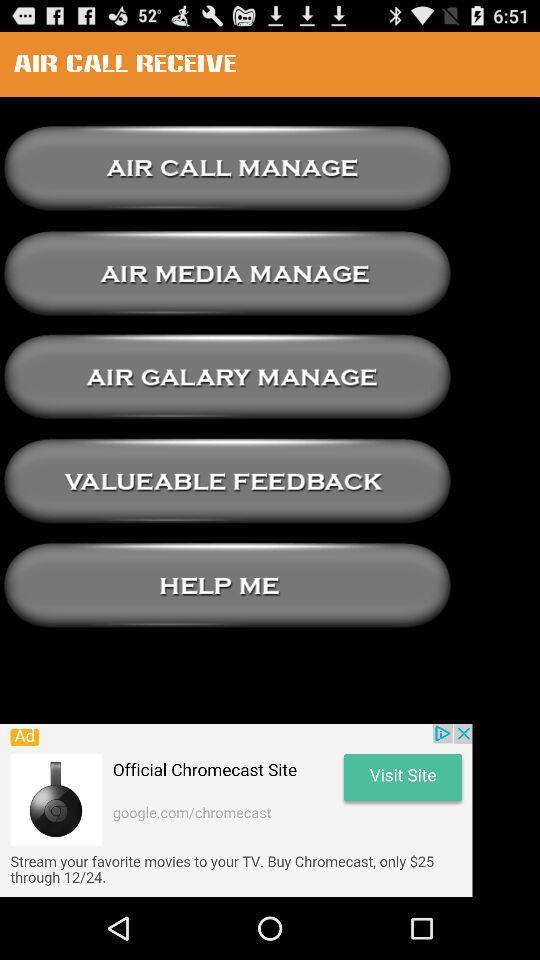  Describe the element at coordinates (226, 376) in the screenshot. I see `back` at that location.